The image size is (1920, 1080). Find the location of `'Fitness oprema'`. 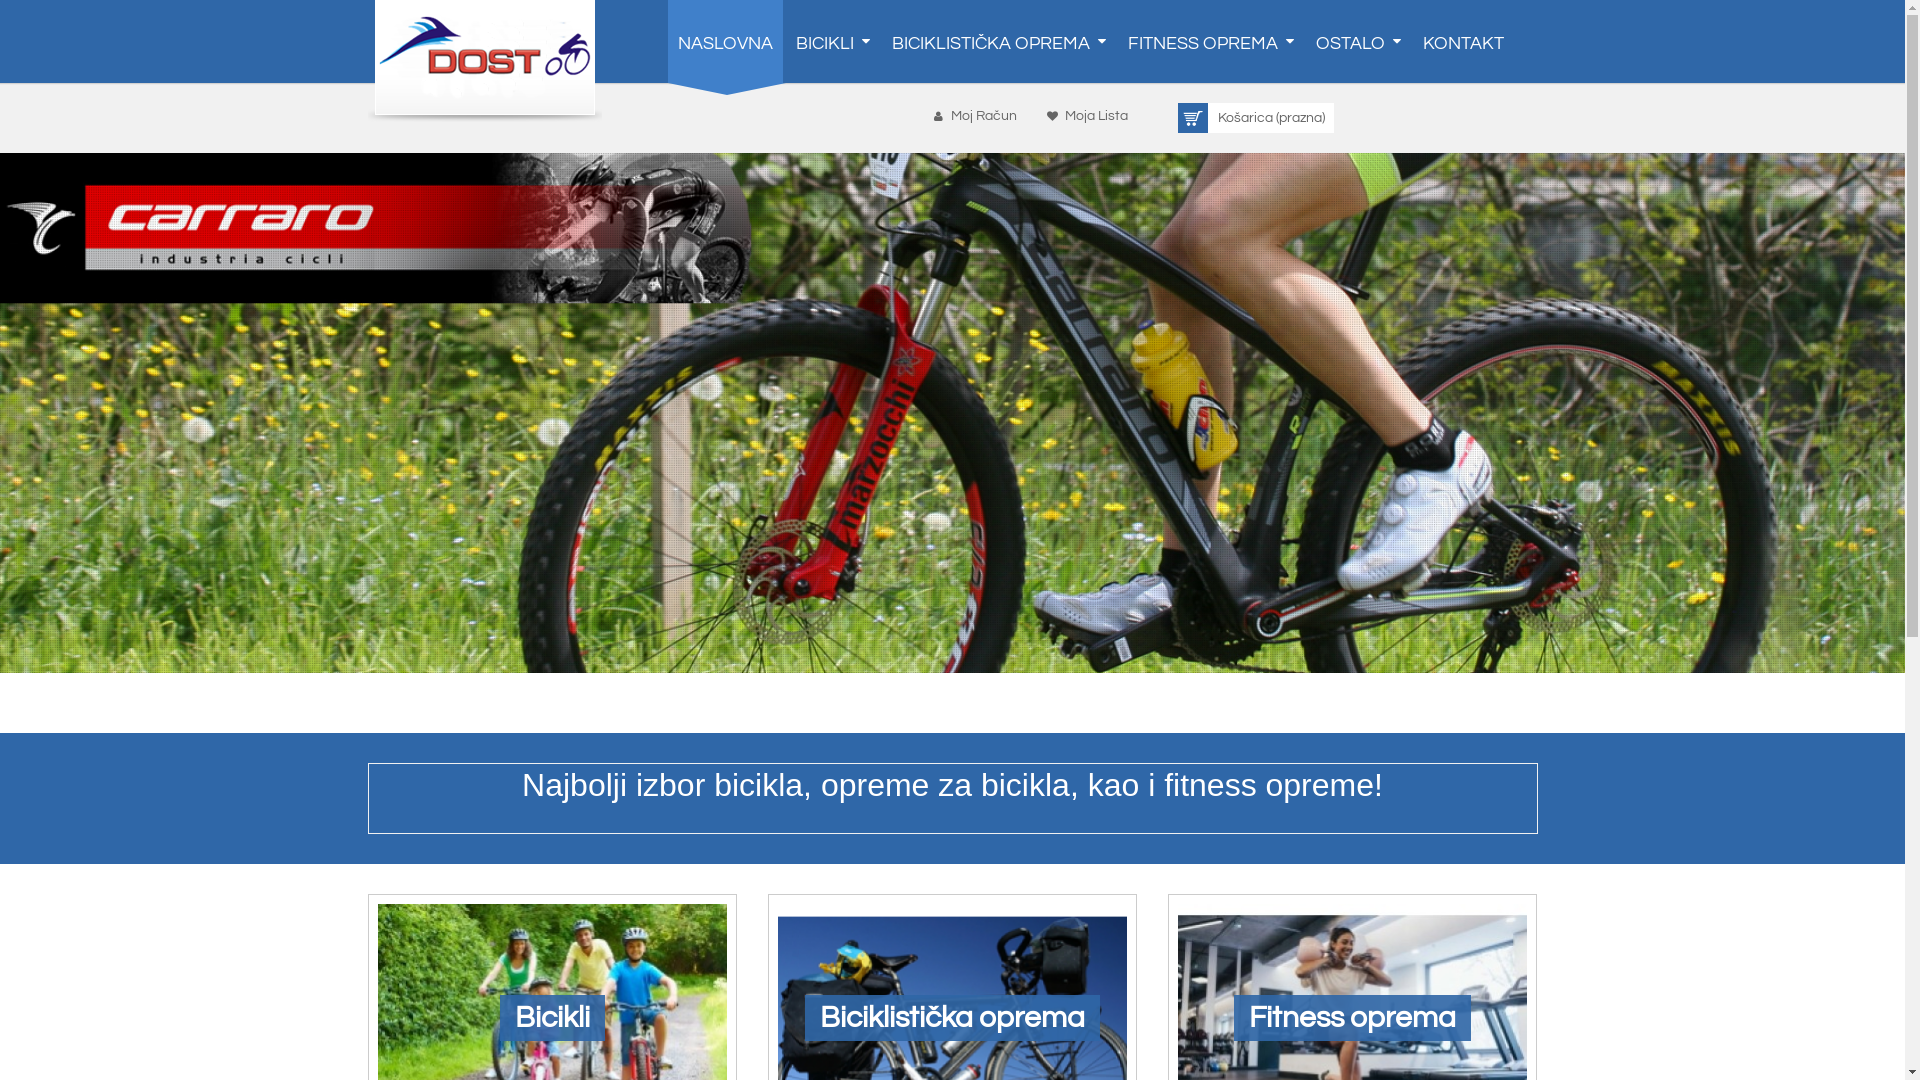

'Fitness oprema' is located at coordinates (1352, 1018).